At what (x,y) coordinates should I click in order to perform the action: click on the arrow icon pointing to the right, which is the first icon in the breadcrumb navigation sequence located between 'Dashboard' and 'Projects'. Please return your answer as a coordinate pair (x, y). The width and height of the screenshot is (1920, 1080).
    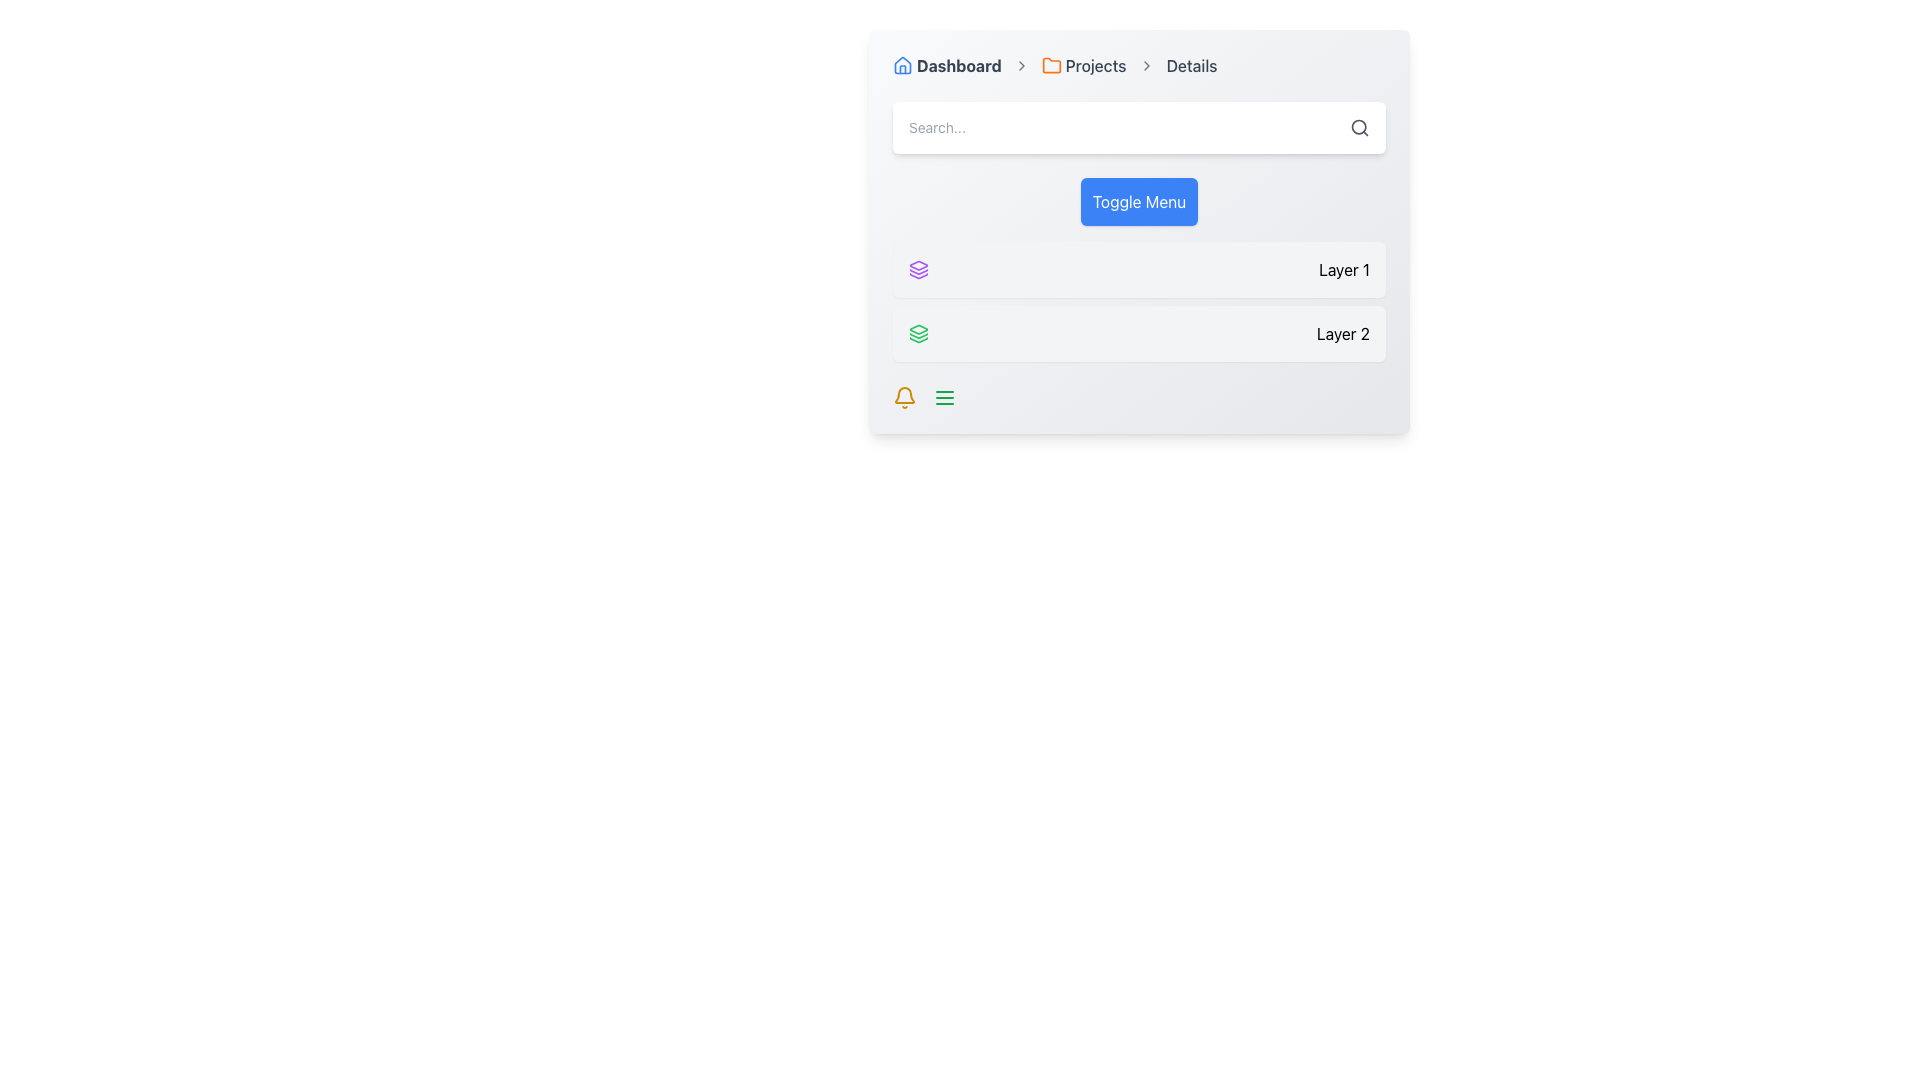
    Looking at the image, I should click on (1021, 64).